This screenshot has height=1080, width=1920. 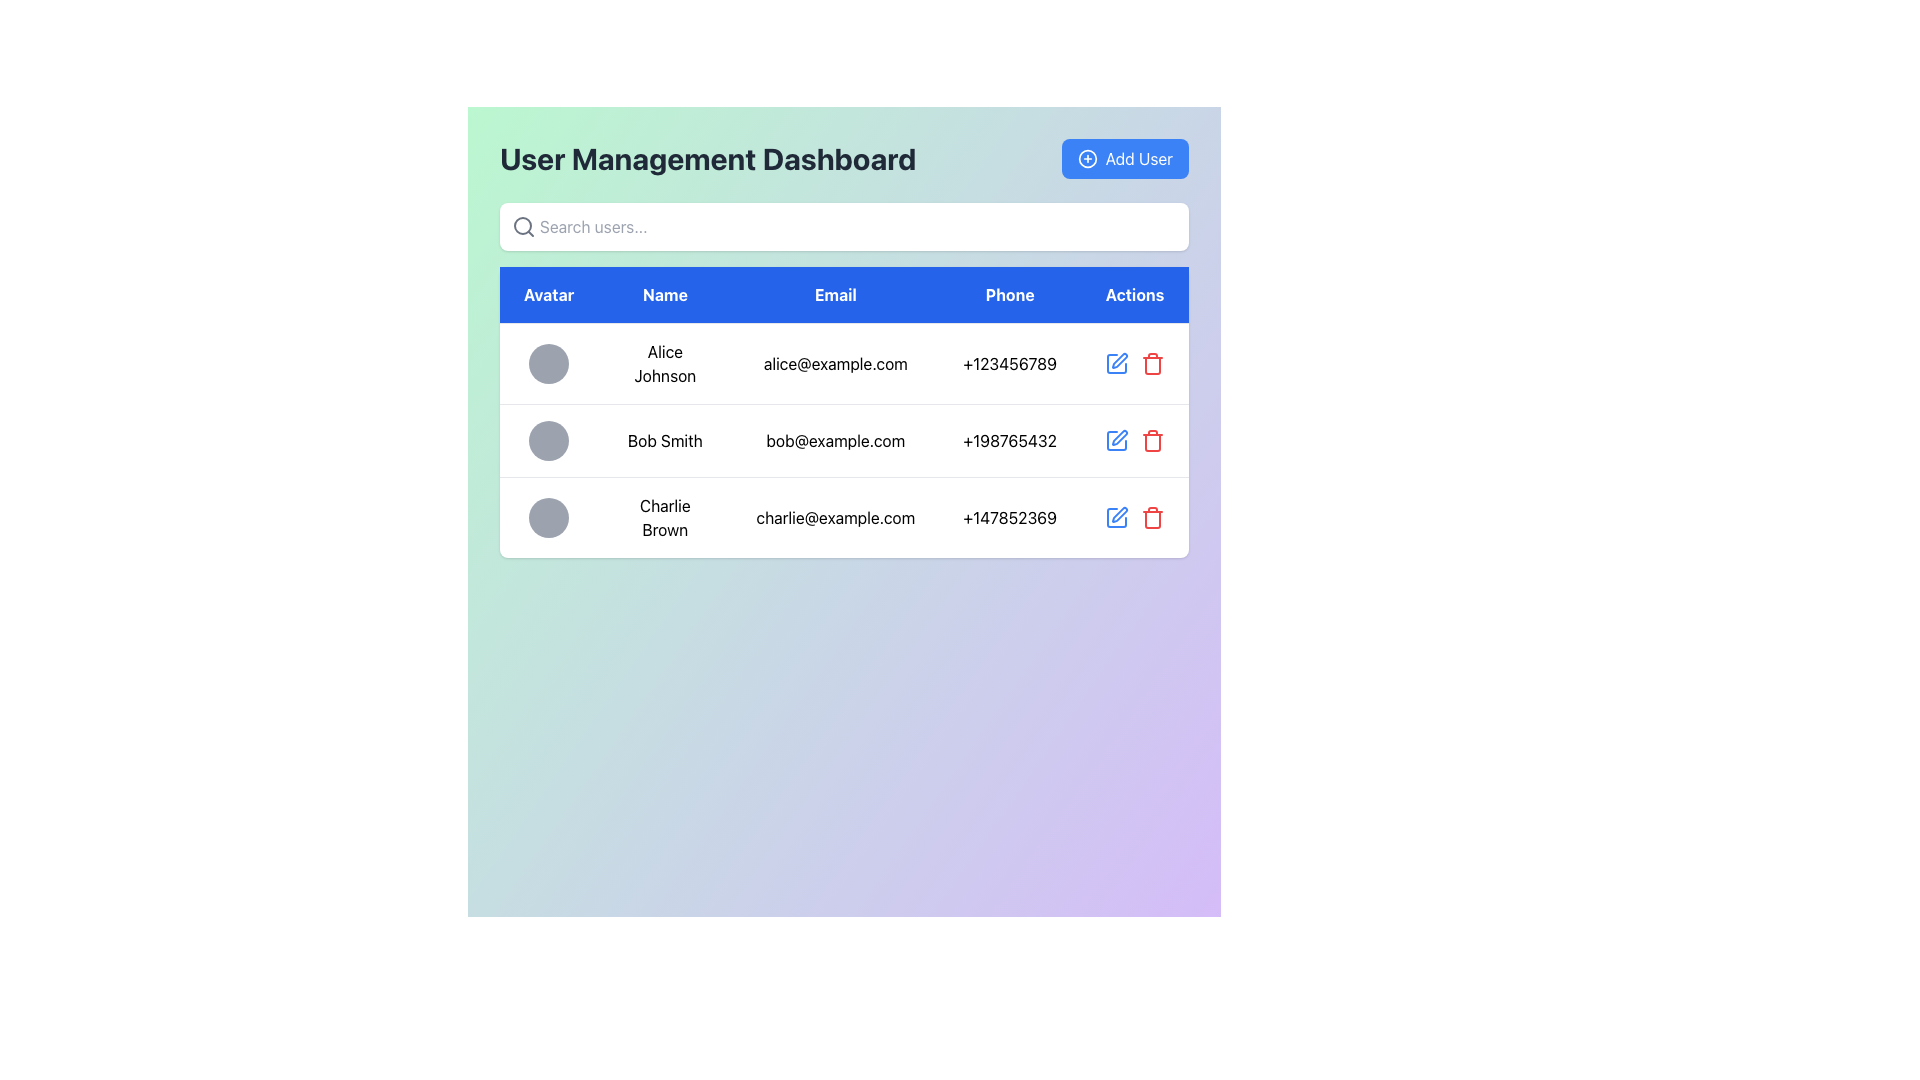 I want to click on the 'Name' column header, which is the second header in a row of five, located between the 'Avatar' header and the 'Email' header, so click(x=665, y=295).